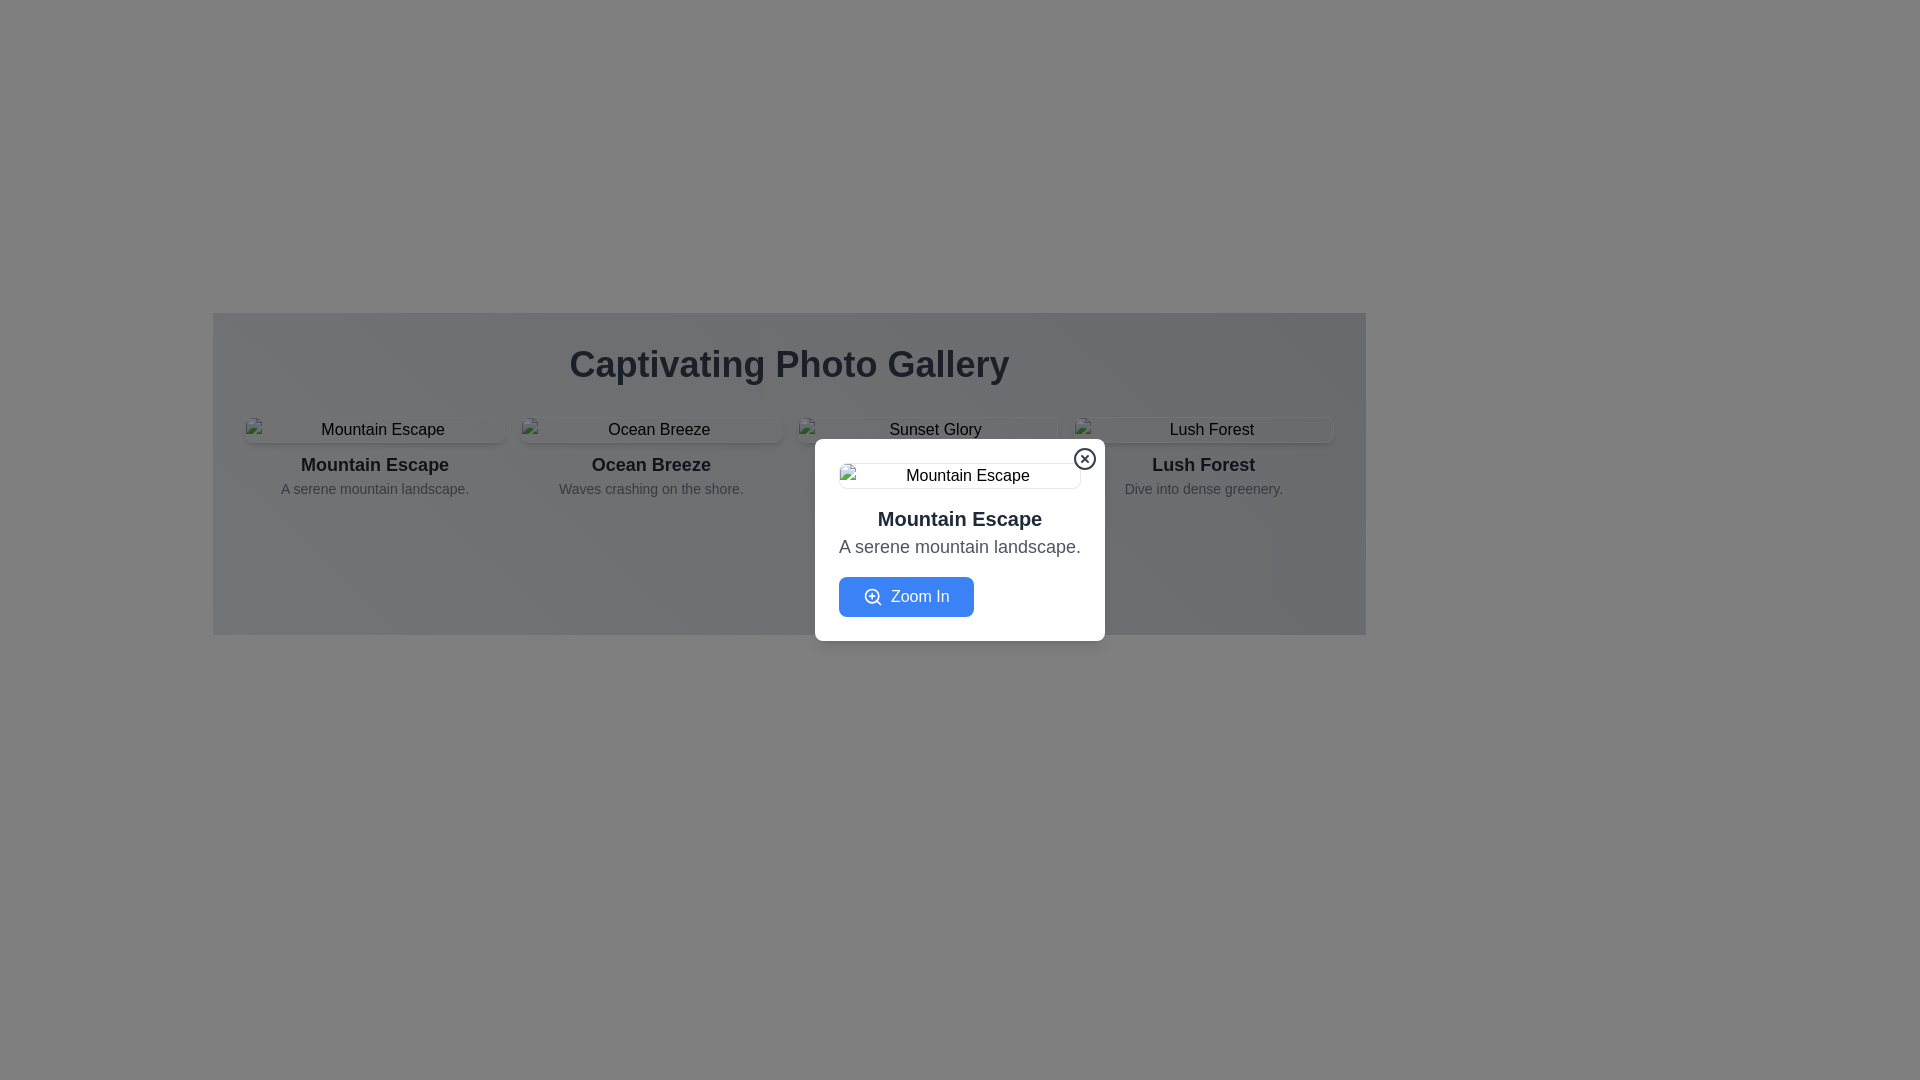 This screenshot has height=1080, width=1920. I want to click on alt text of the image labeled 'Sunset Glory', which is the uppermost component of the card in the photo gallery interface, so click(926, 428).